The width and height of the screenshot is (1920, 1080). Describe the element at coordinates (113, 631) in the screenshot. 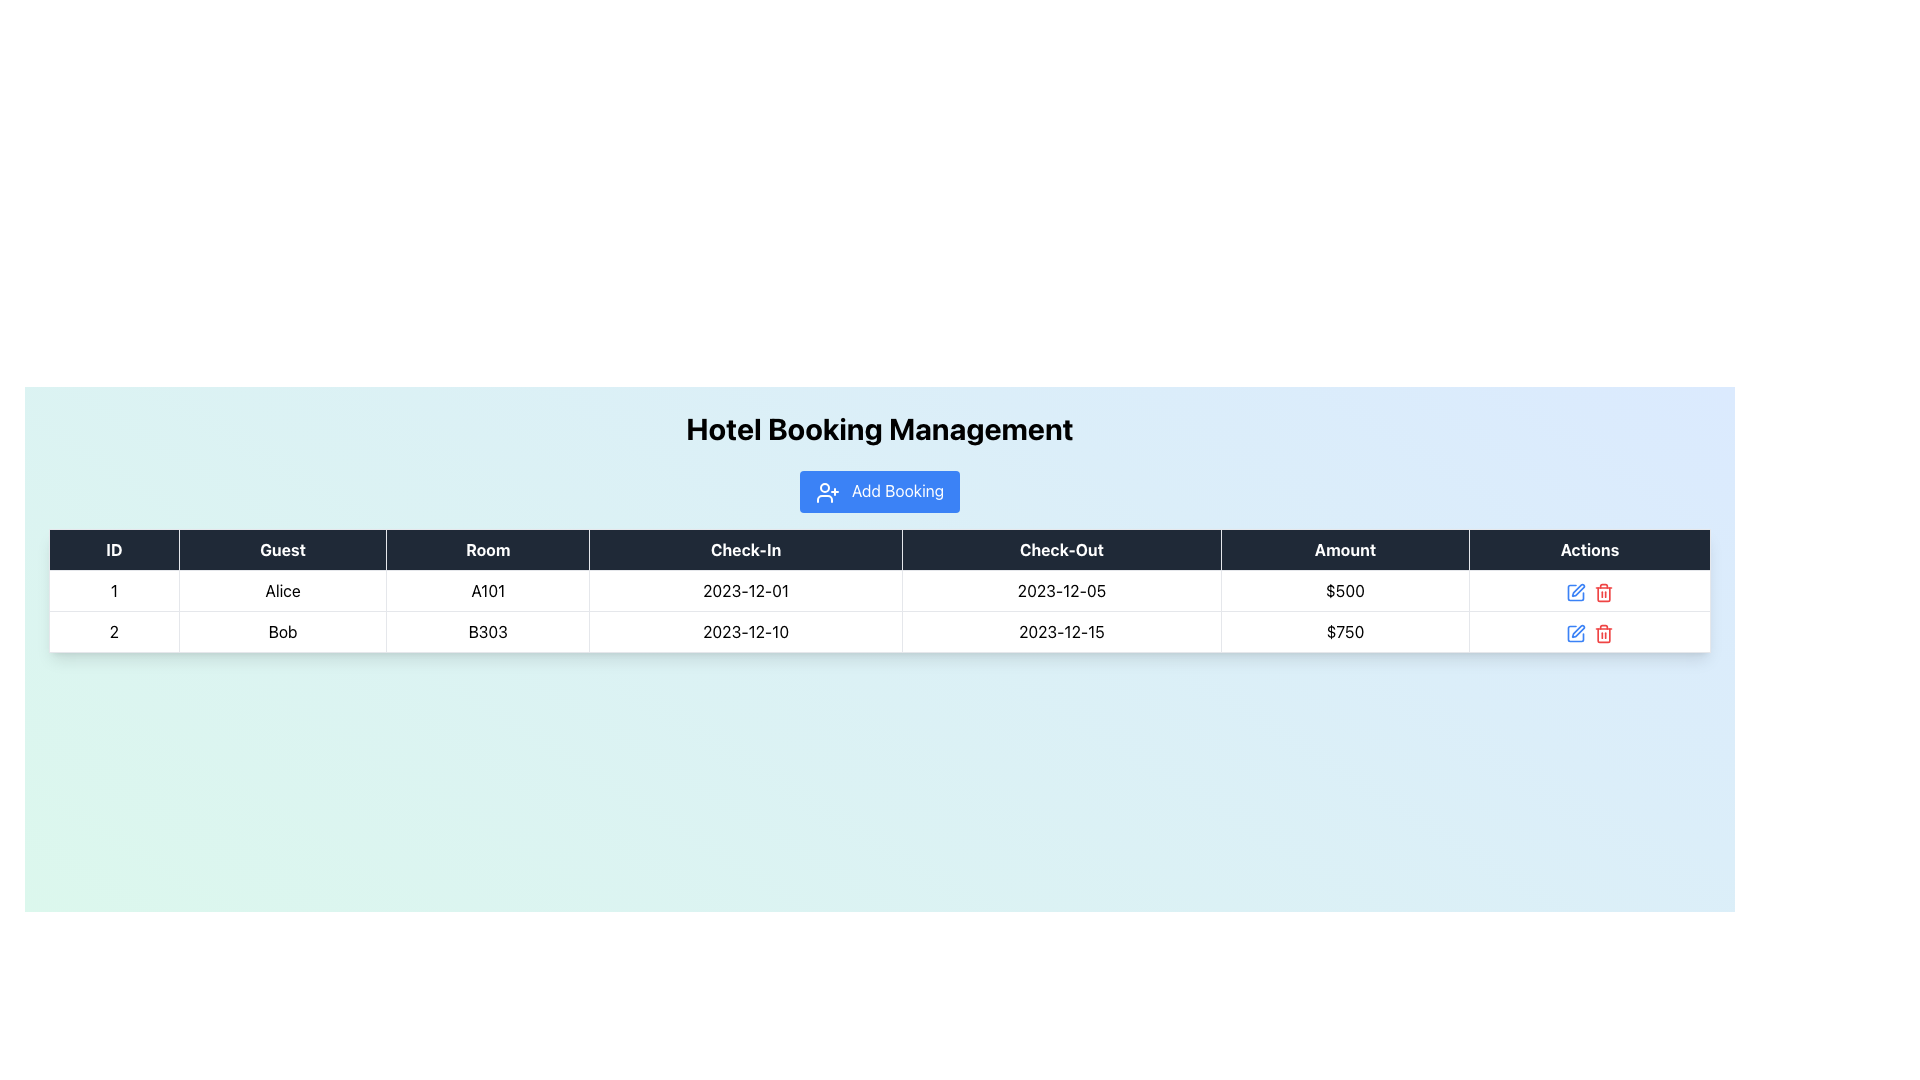

I see `text content of the Table Cell displaying the number '2' located in the second row and first column under the 'ID' column header` at that location.